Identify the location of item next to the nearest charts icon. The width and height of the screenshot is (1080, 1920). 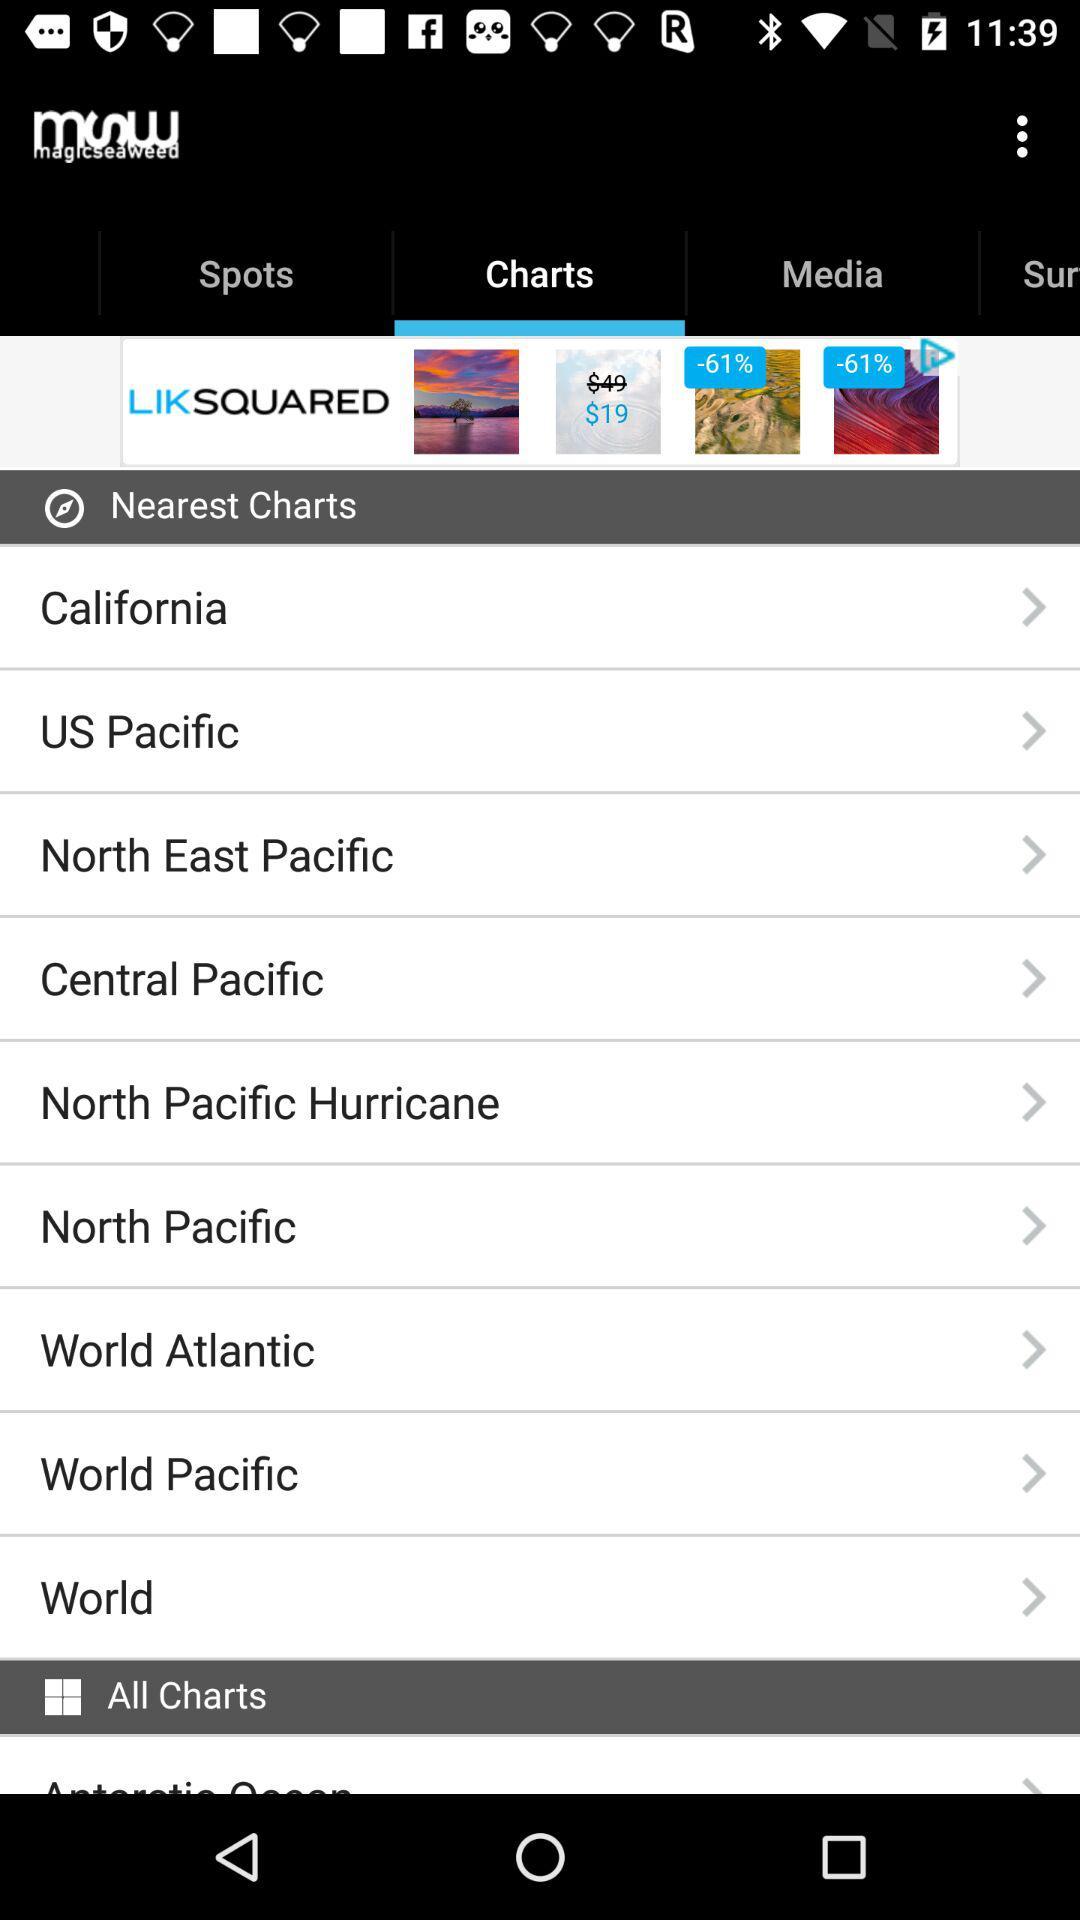
(63, 508).